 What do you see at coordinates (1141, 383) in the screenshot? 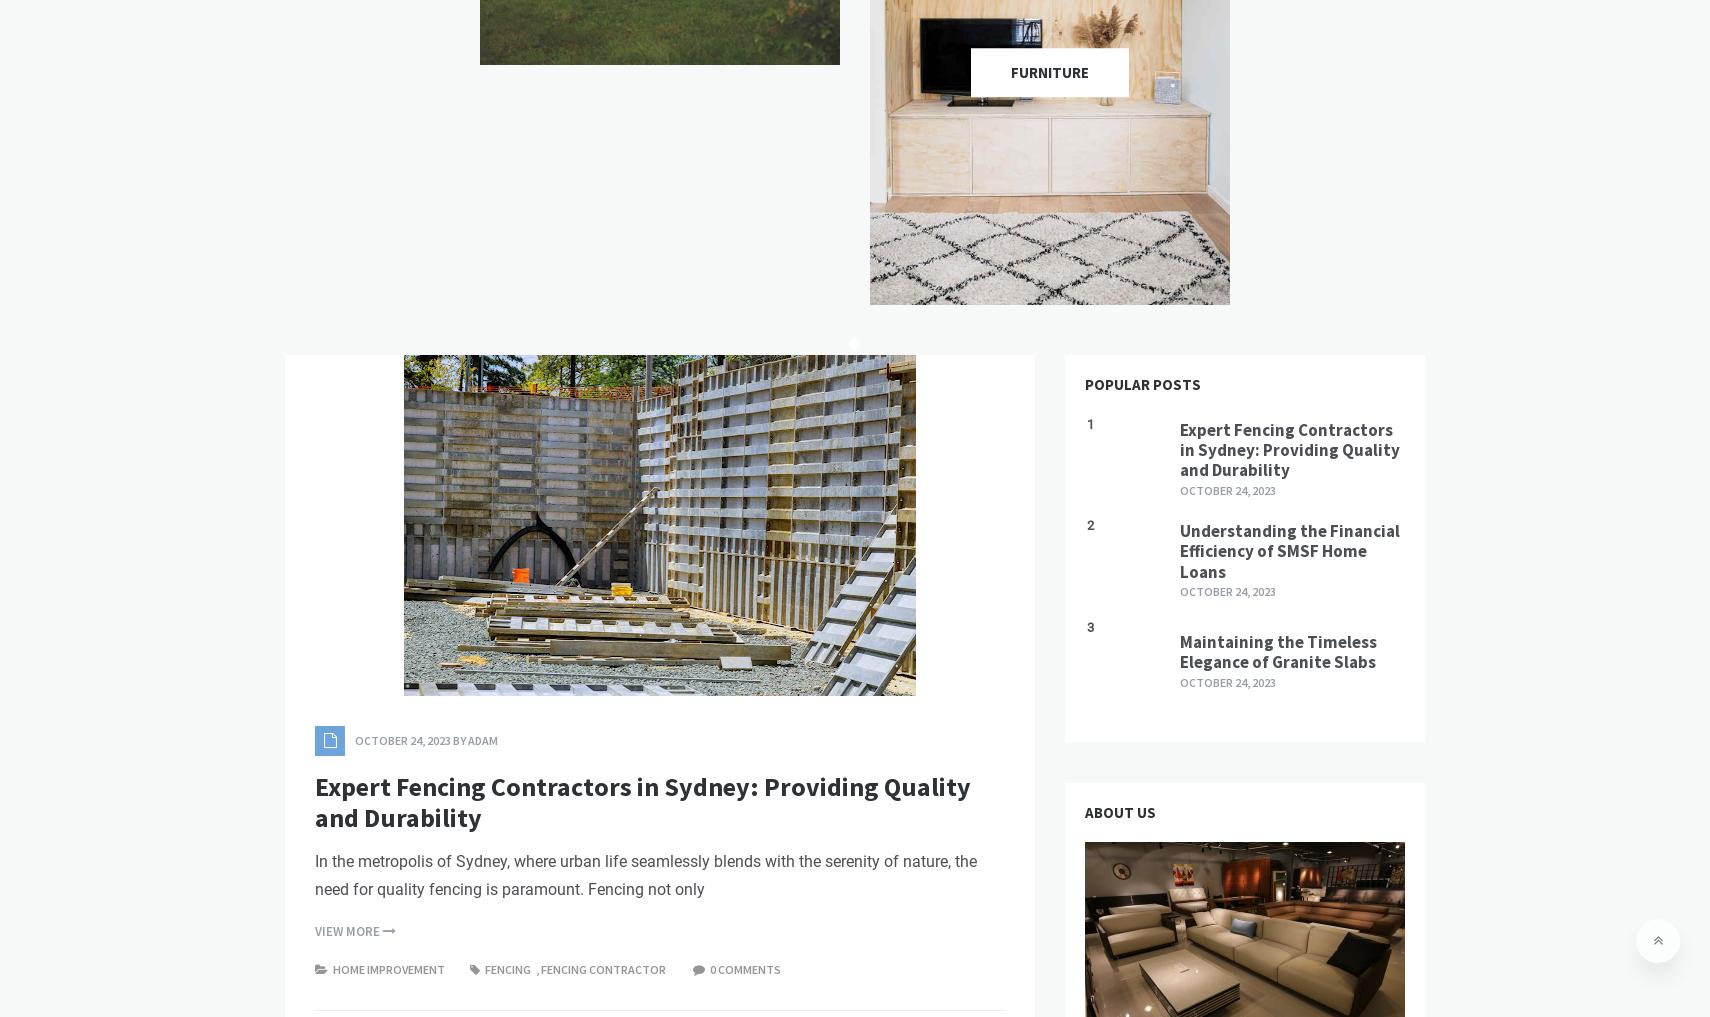
I see `'Popular Posts'` at bounding box center [1141, 383].